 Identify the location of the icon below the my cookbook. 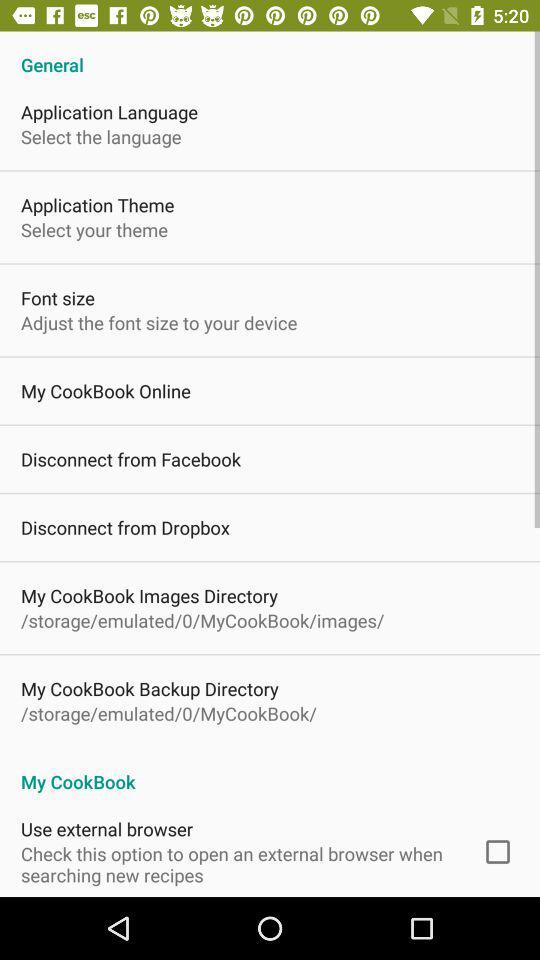
(496, 851).